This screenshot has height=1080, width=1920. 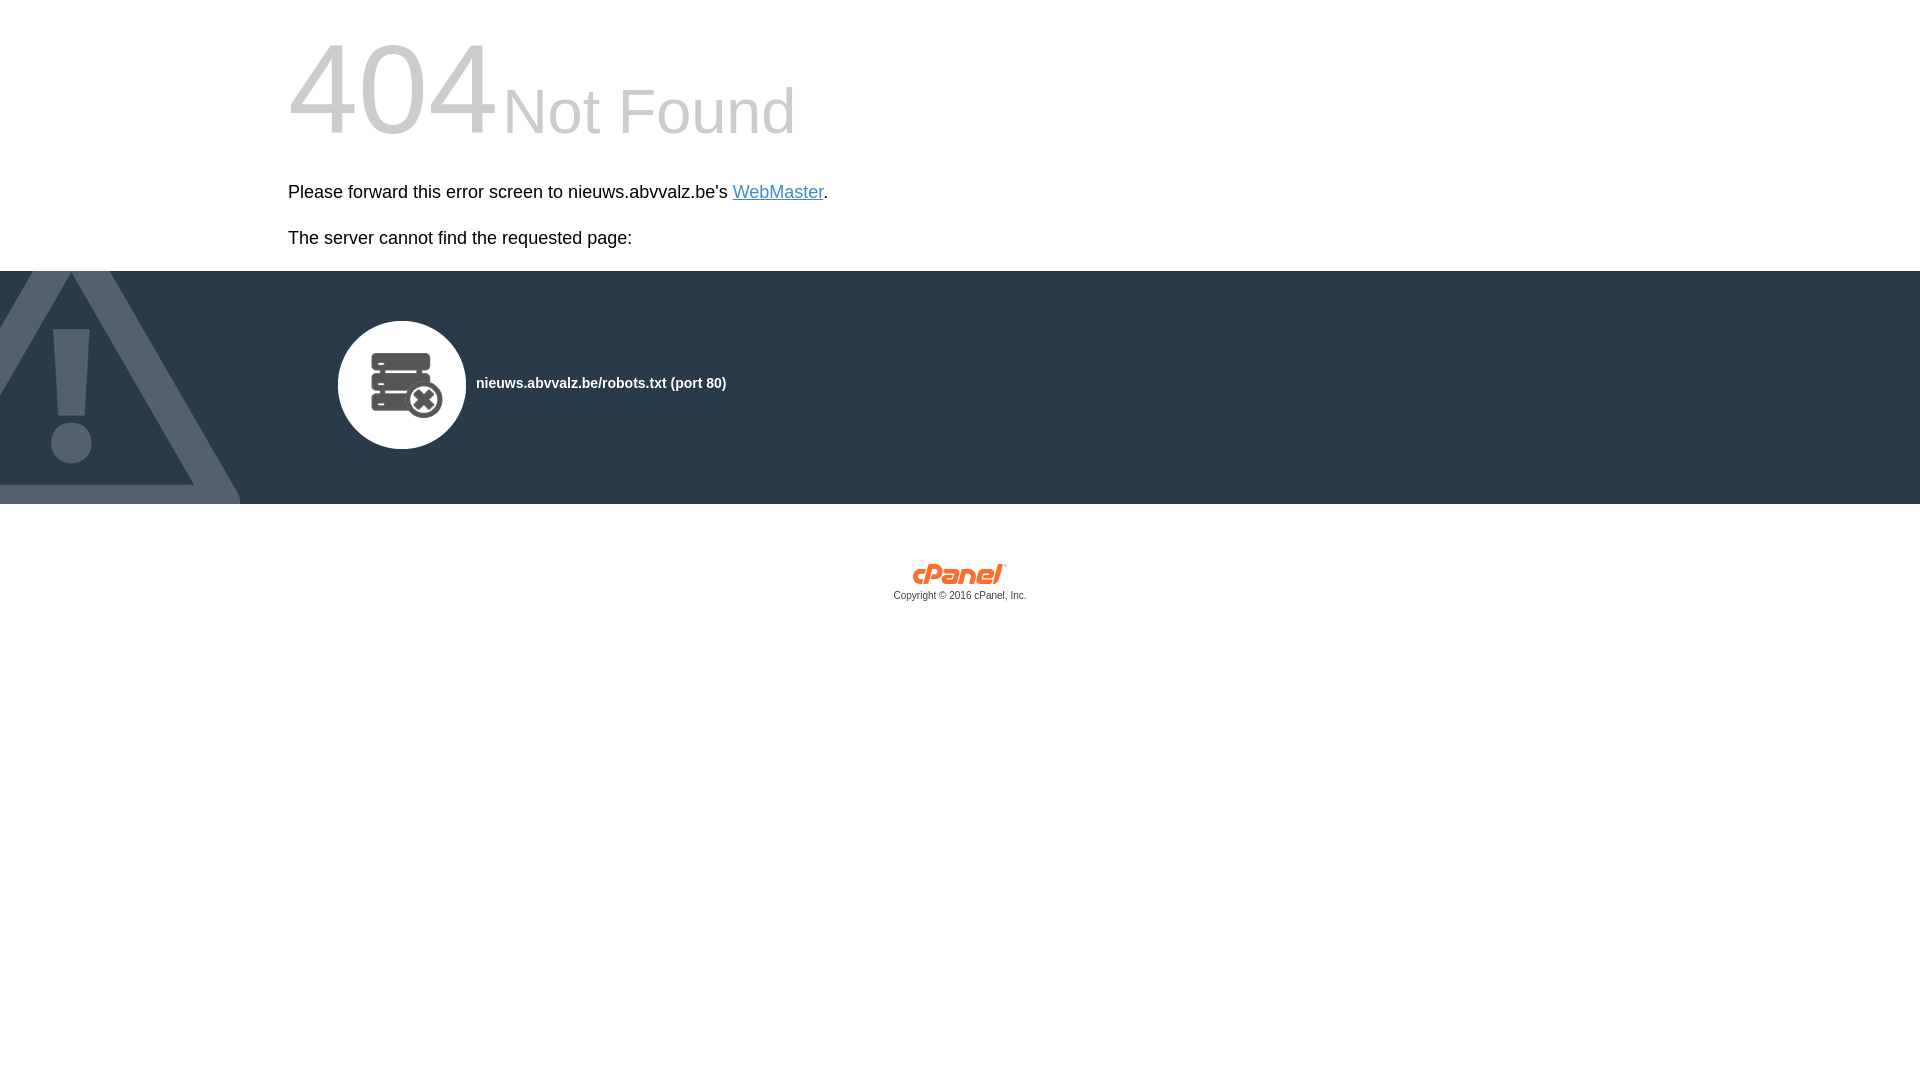 I want to click on 'WebMaster', so click(x=777, y=192).